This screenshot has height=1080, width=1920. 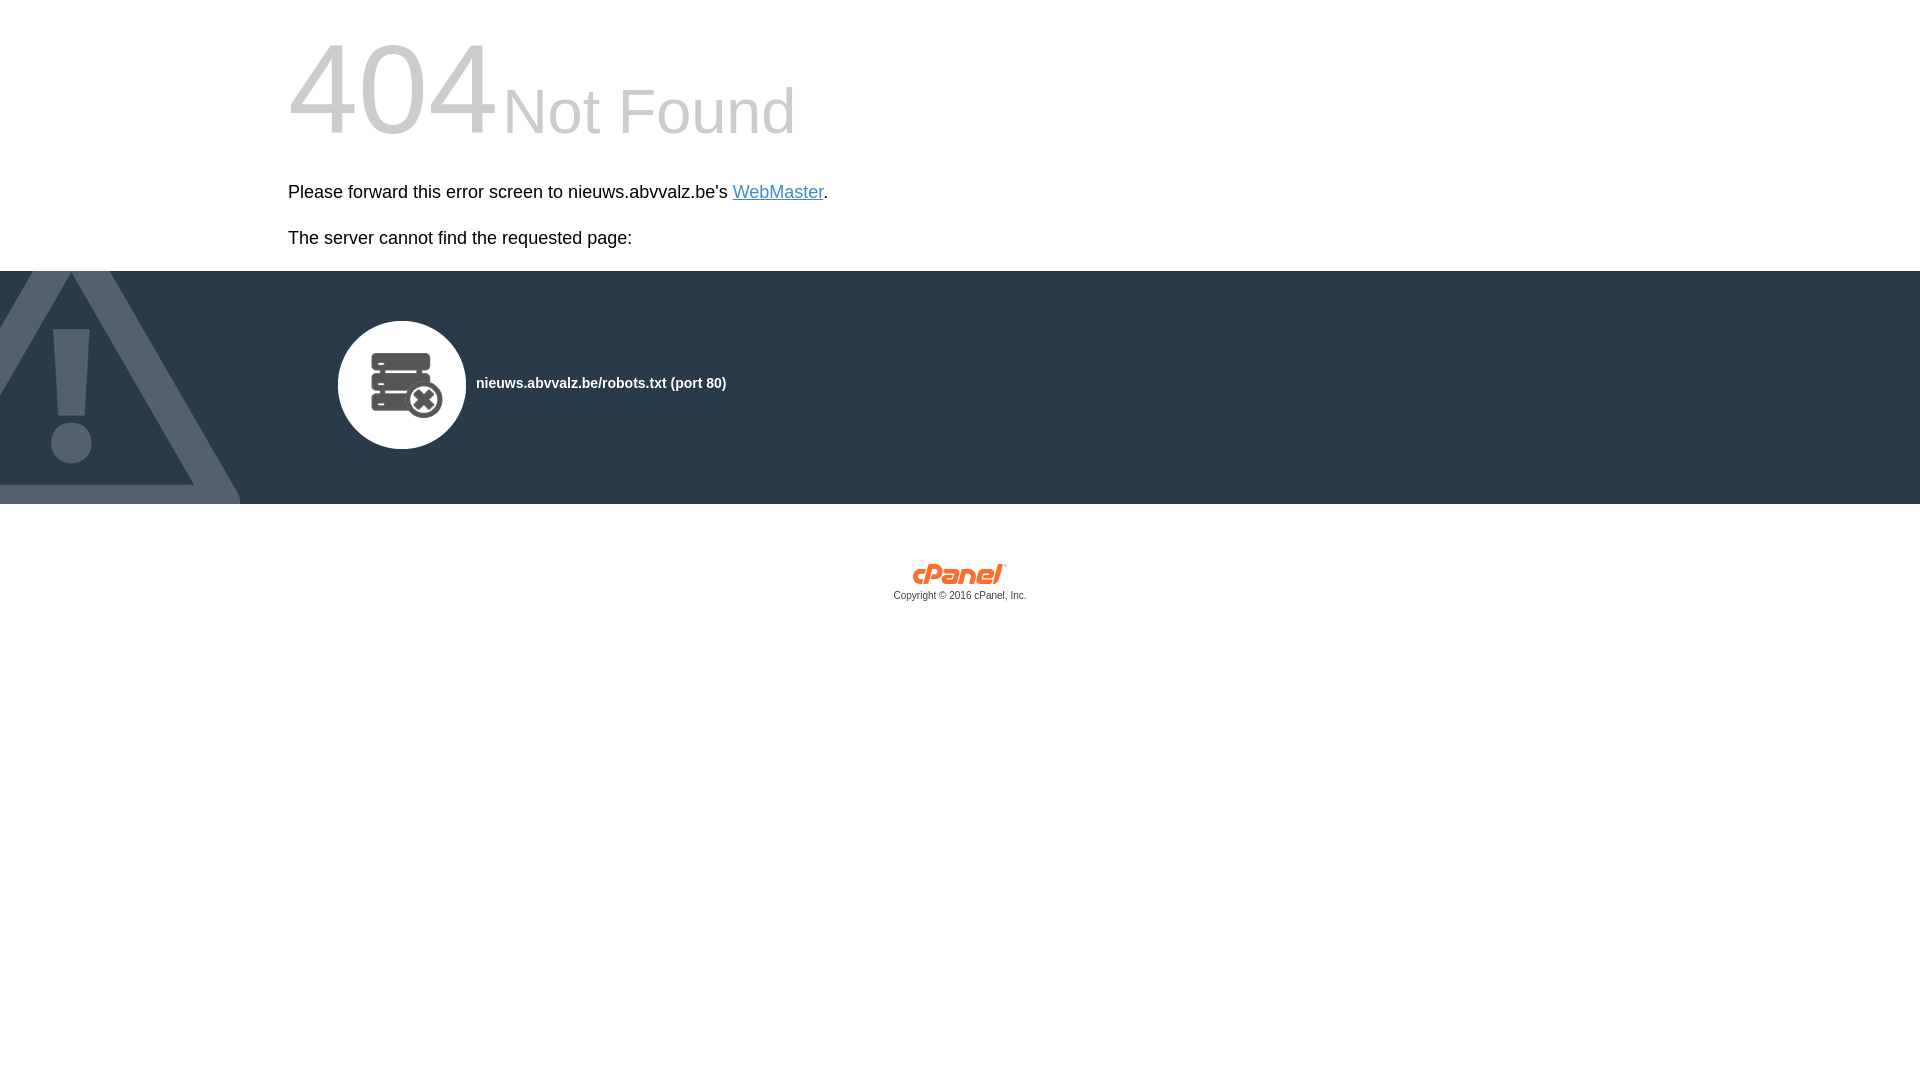 I want to click on 'WebMaster', so click(x=777, y=192).